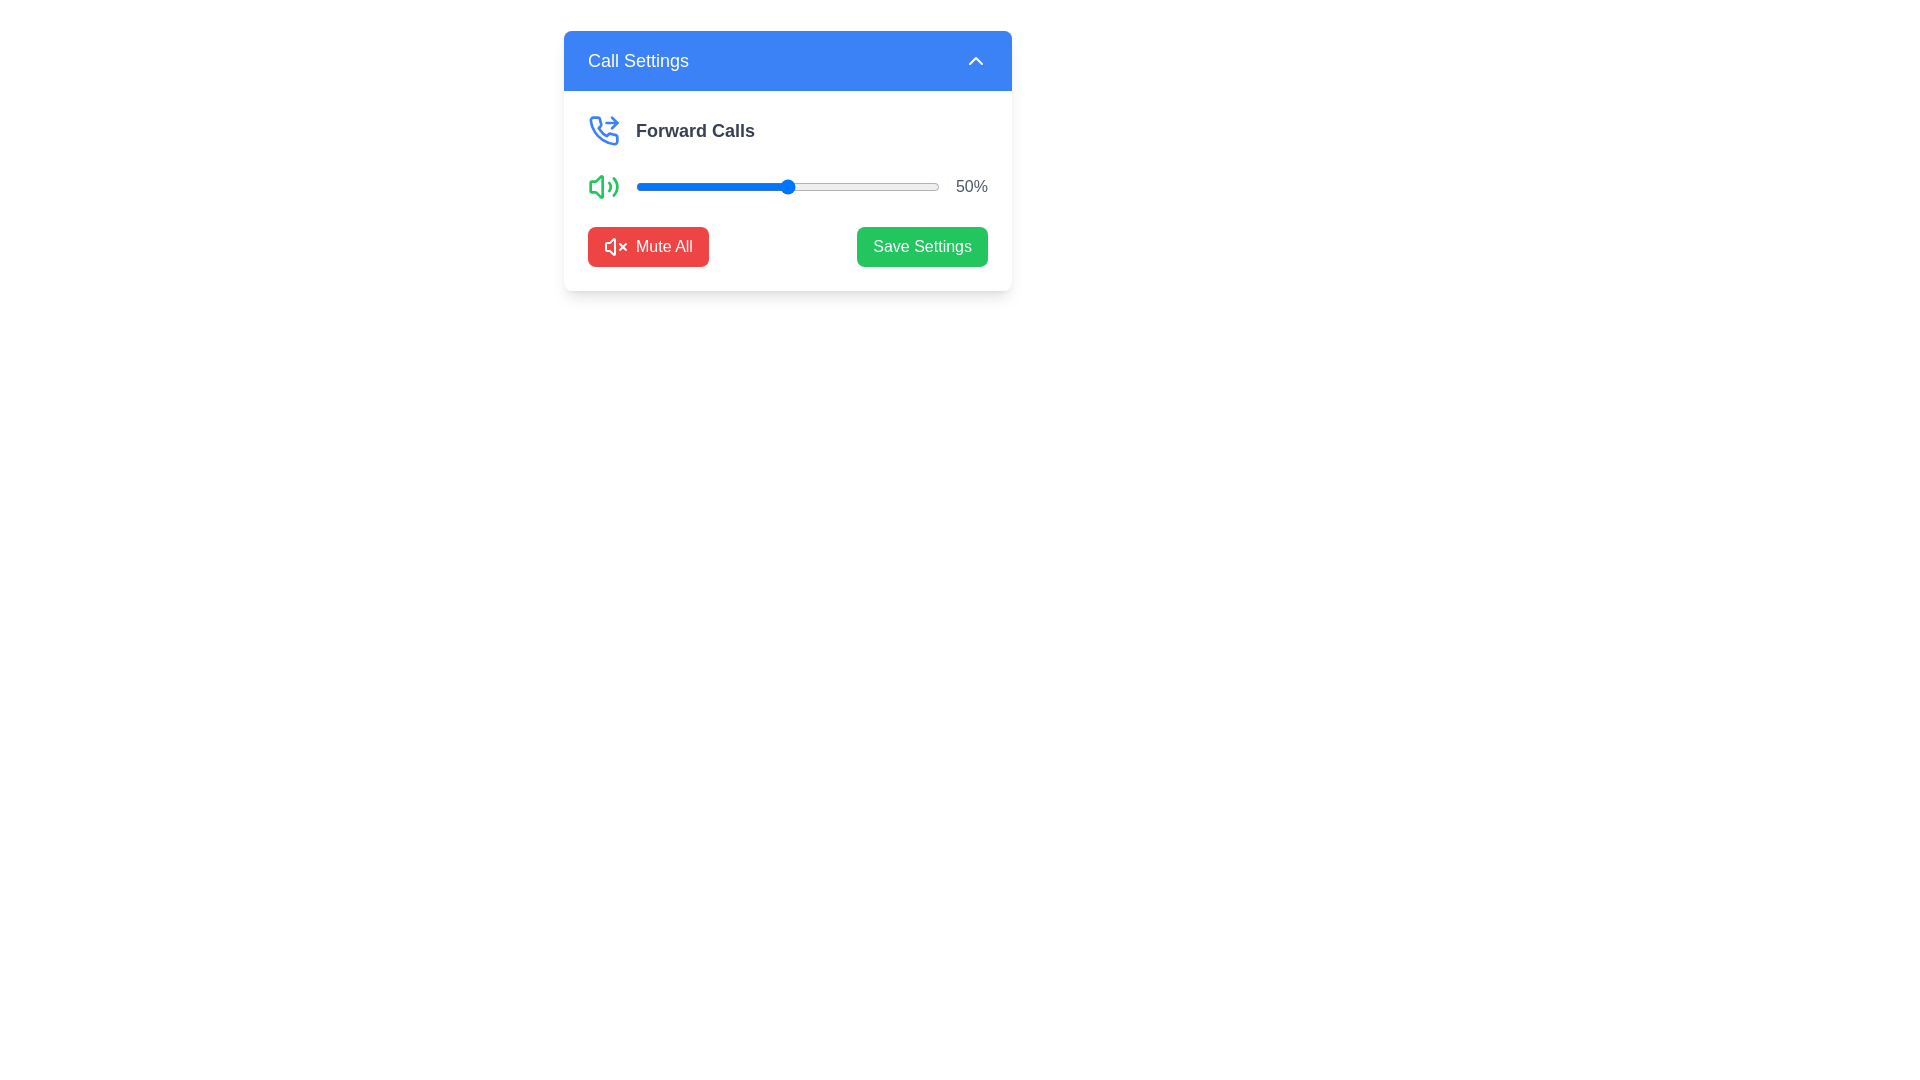 The width and height of the screenshot is (1920, 1080). What do you see at coordinates (786, 186) in the screenshot?
I see `the horizontal slider thumb` at bounding box center [786, 186].